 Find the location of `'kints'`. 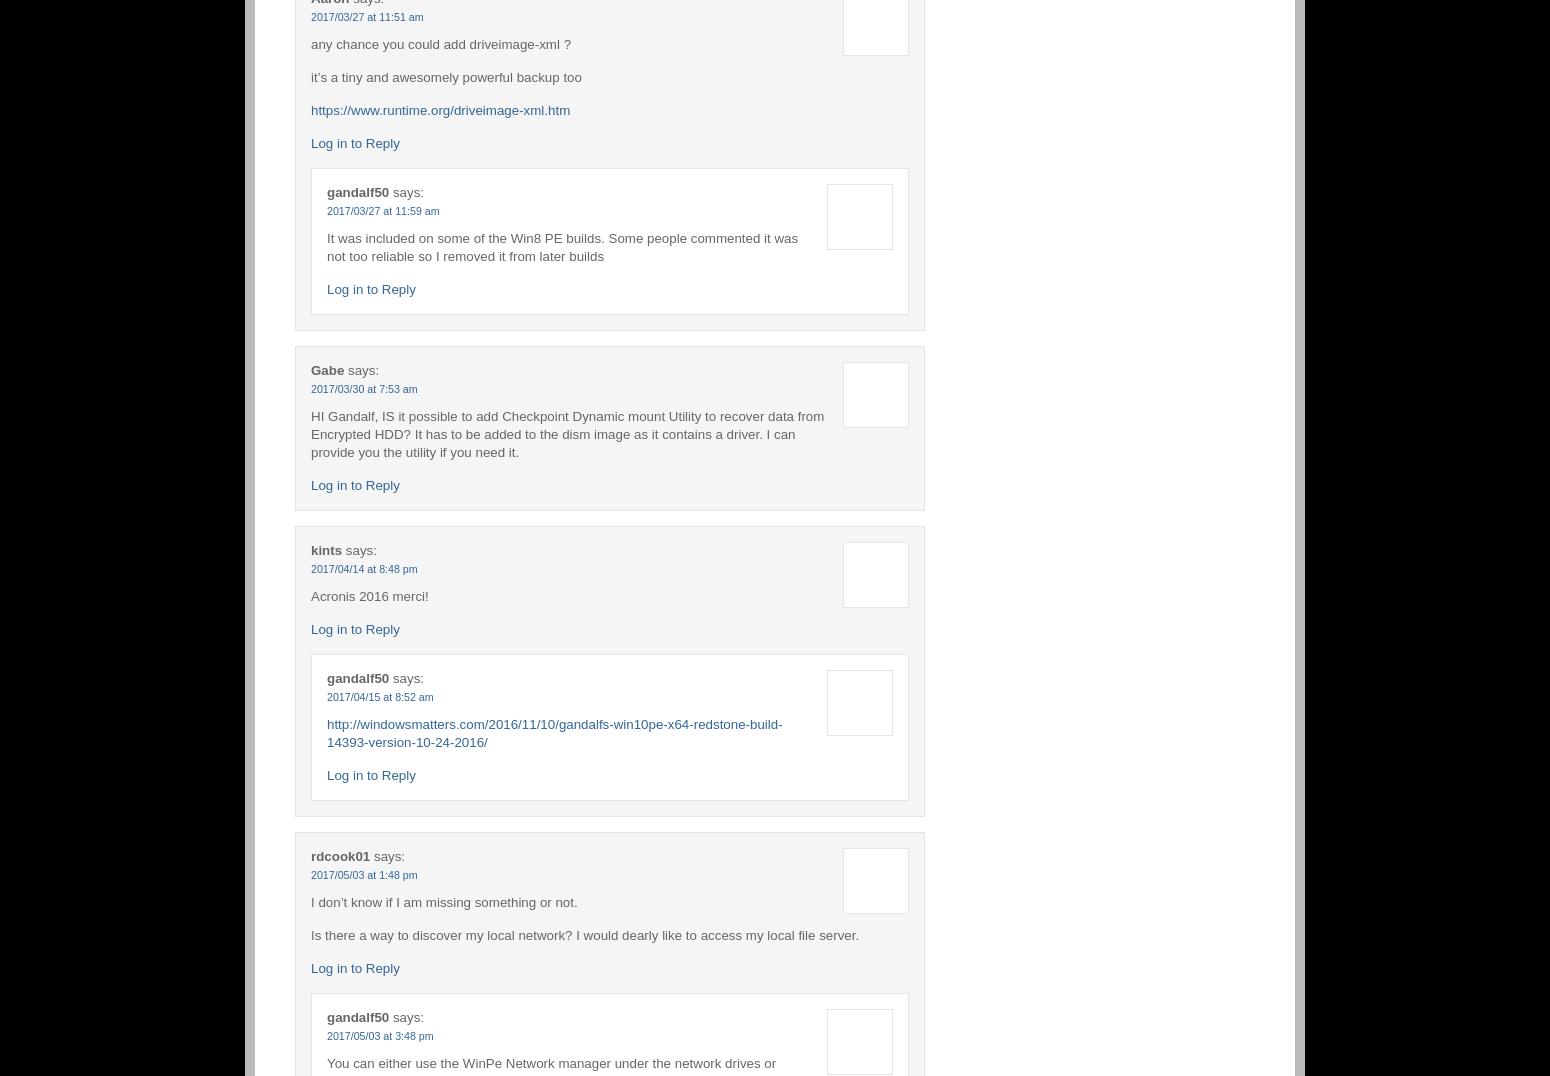

'kints' is located at coordinates (325, 548).